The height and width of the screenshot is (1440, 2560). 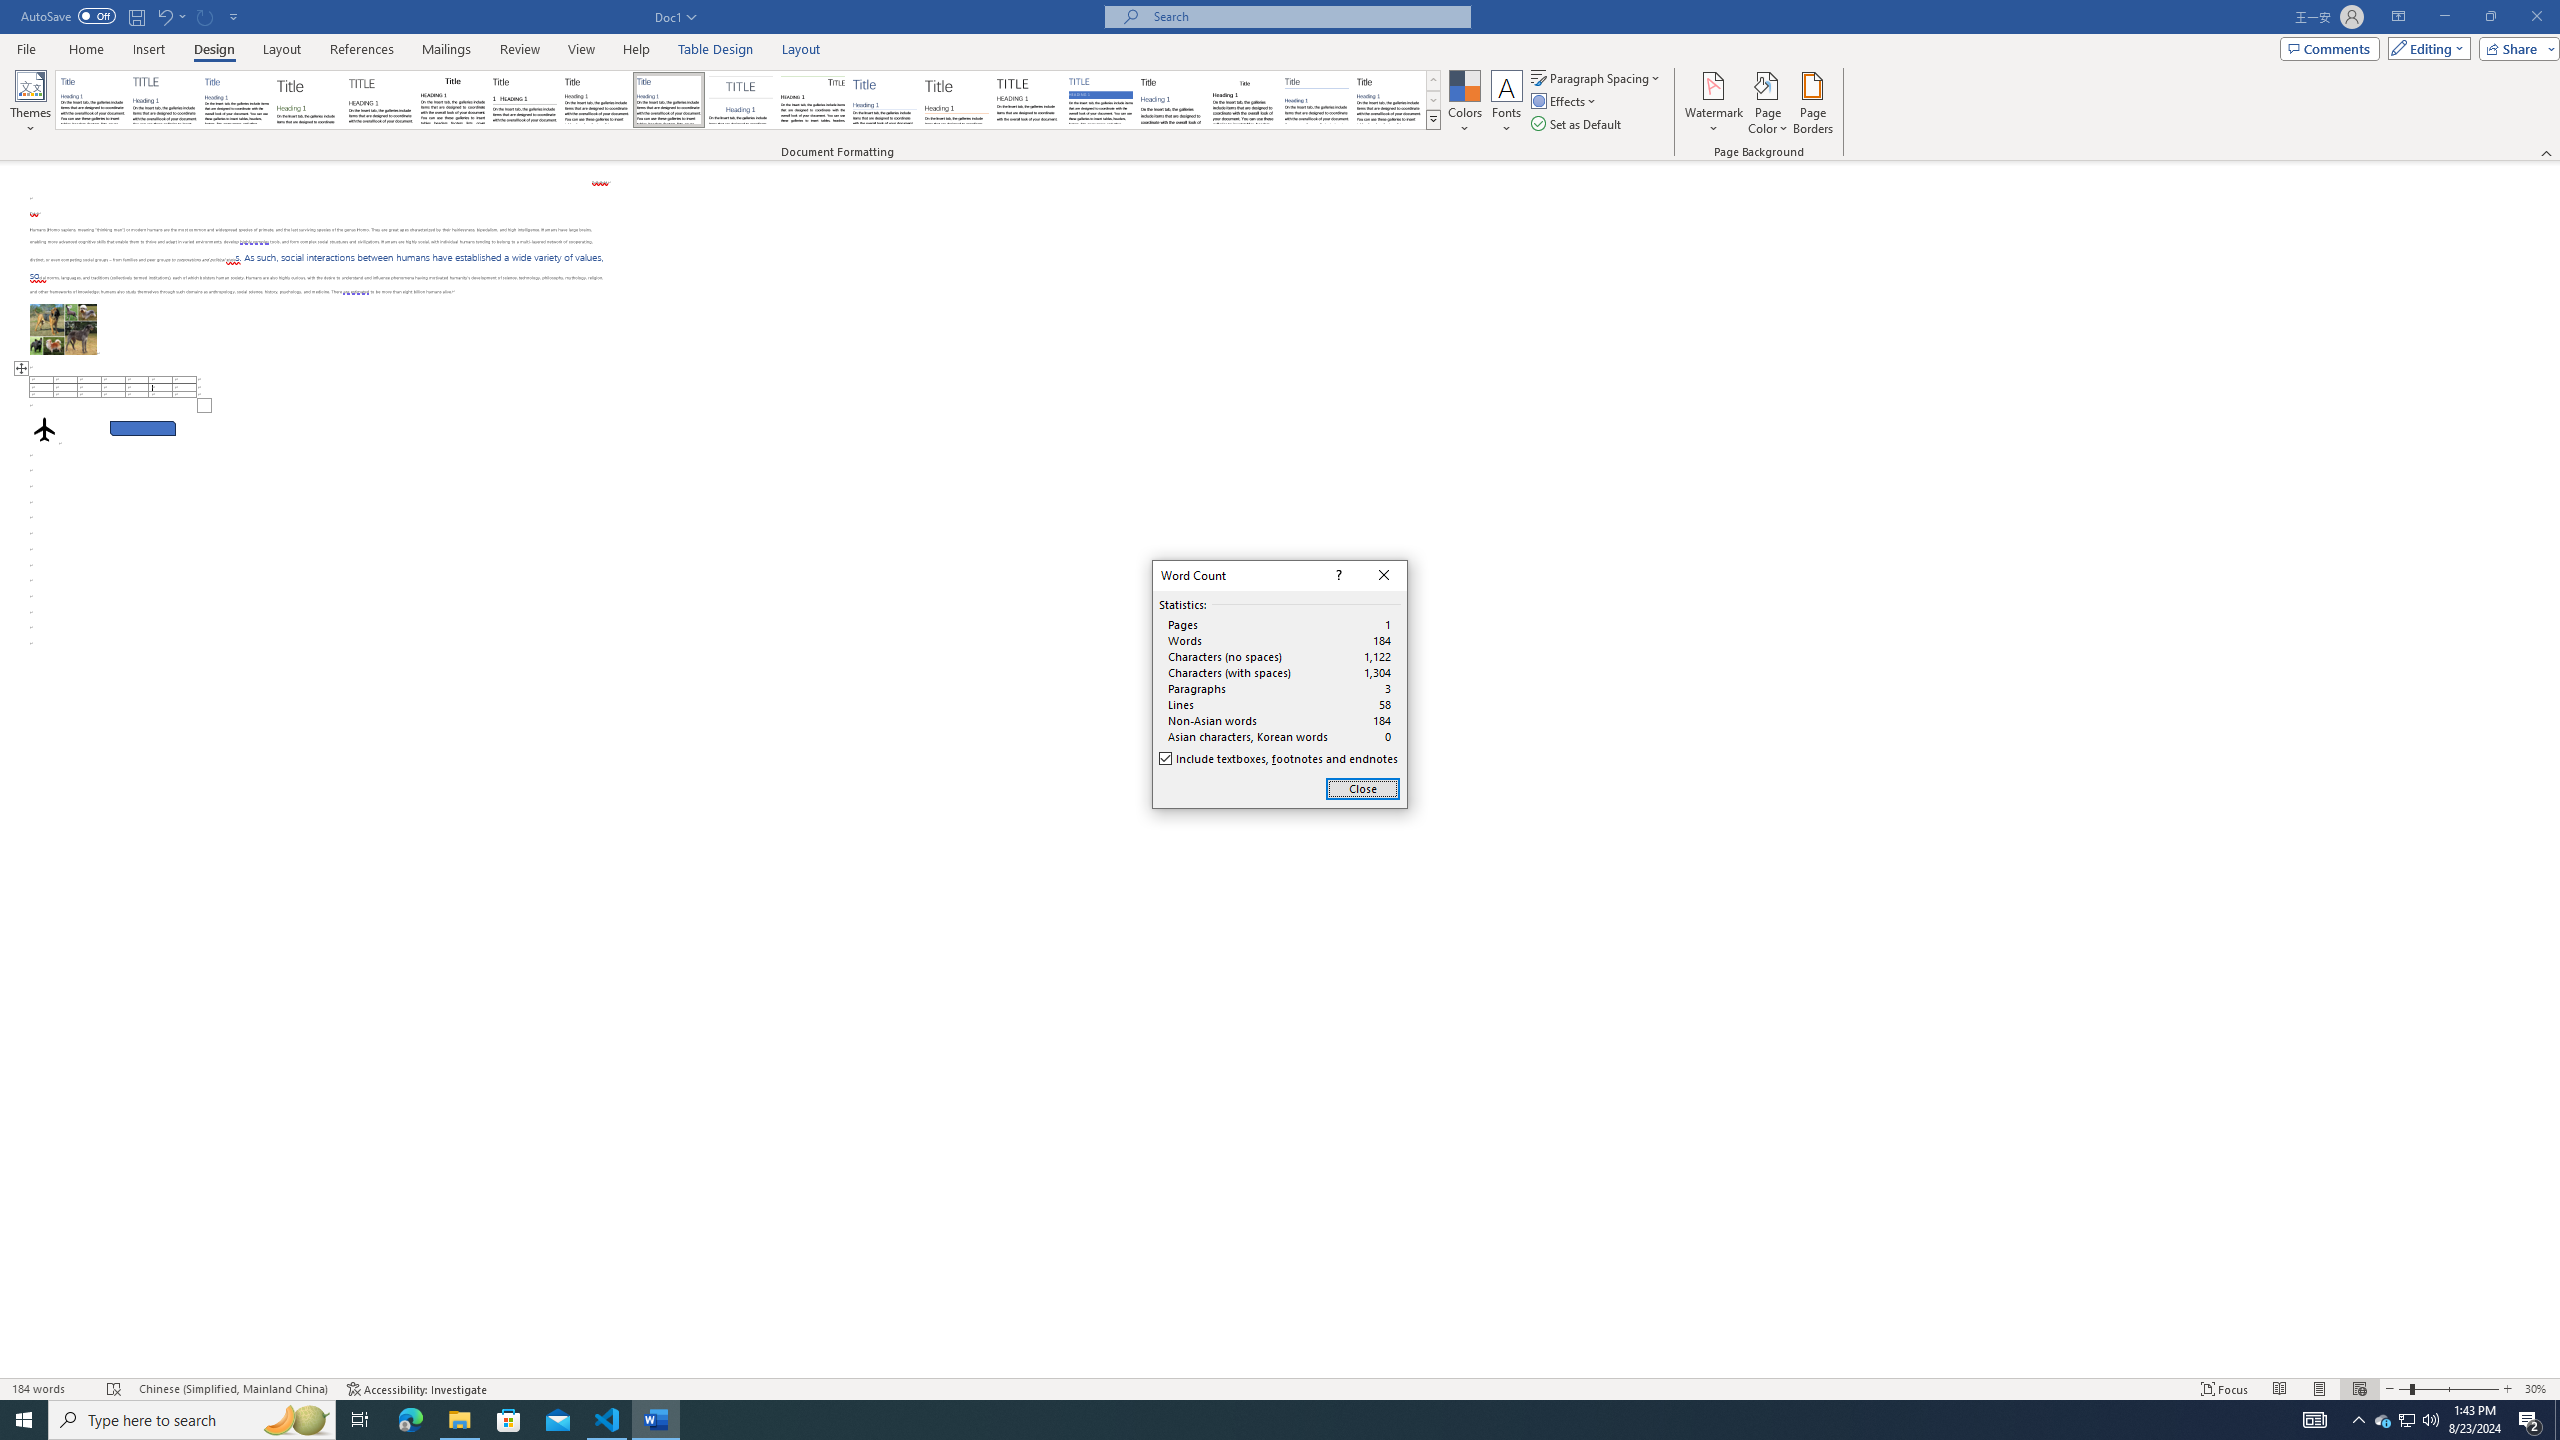 I want to click on 'Print Layout', so click(x=2319, y=1389).